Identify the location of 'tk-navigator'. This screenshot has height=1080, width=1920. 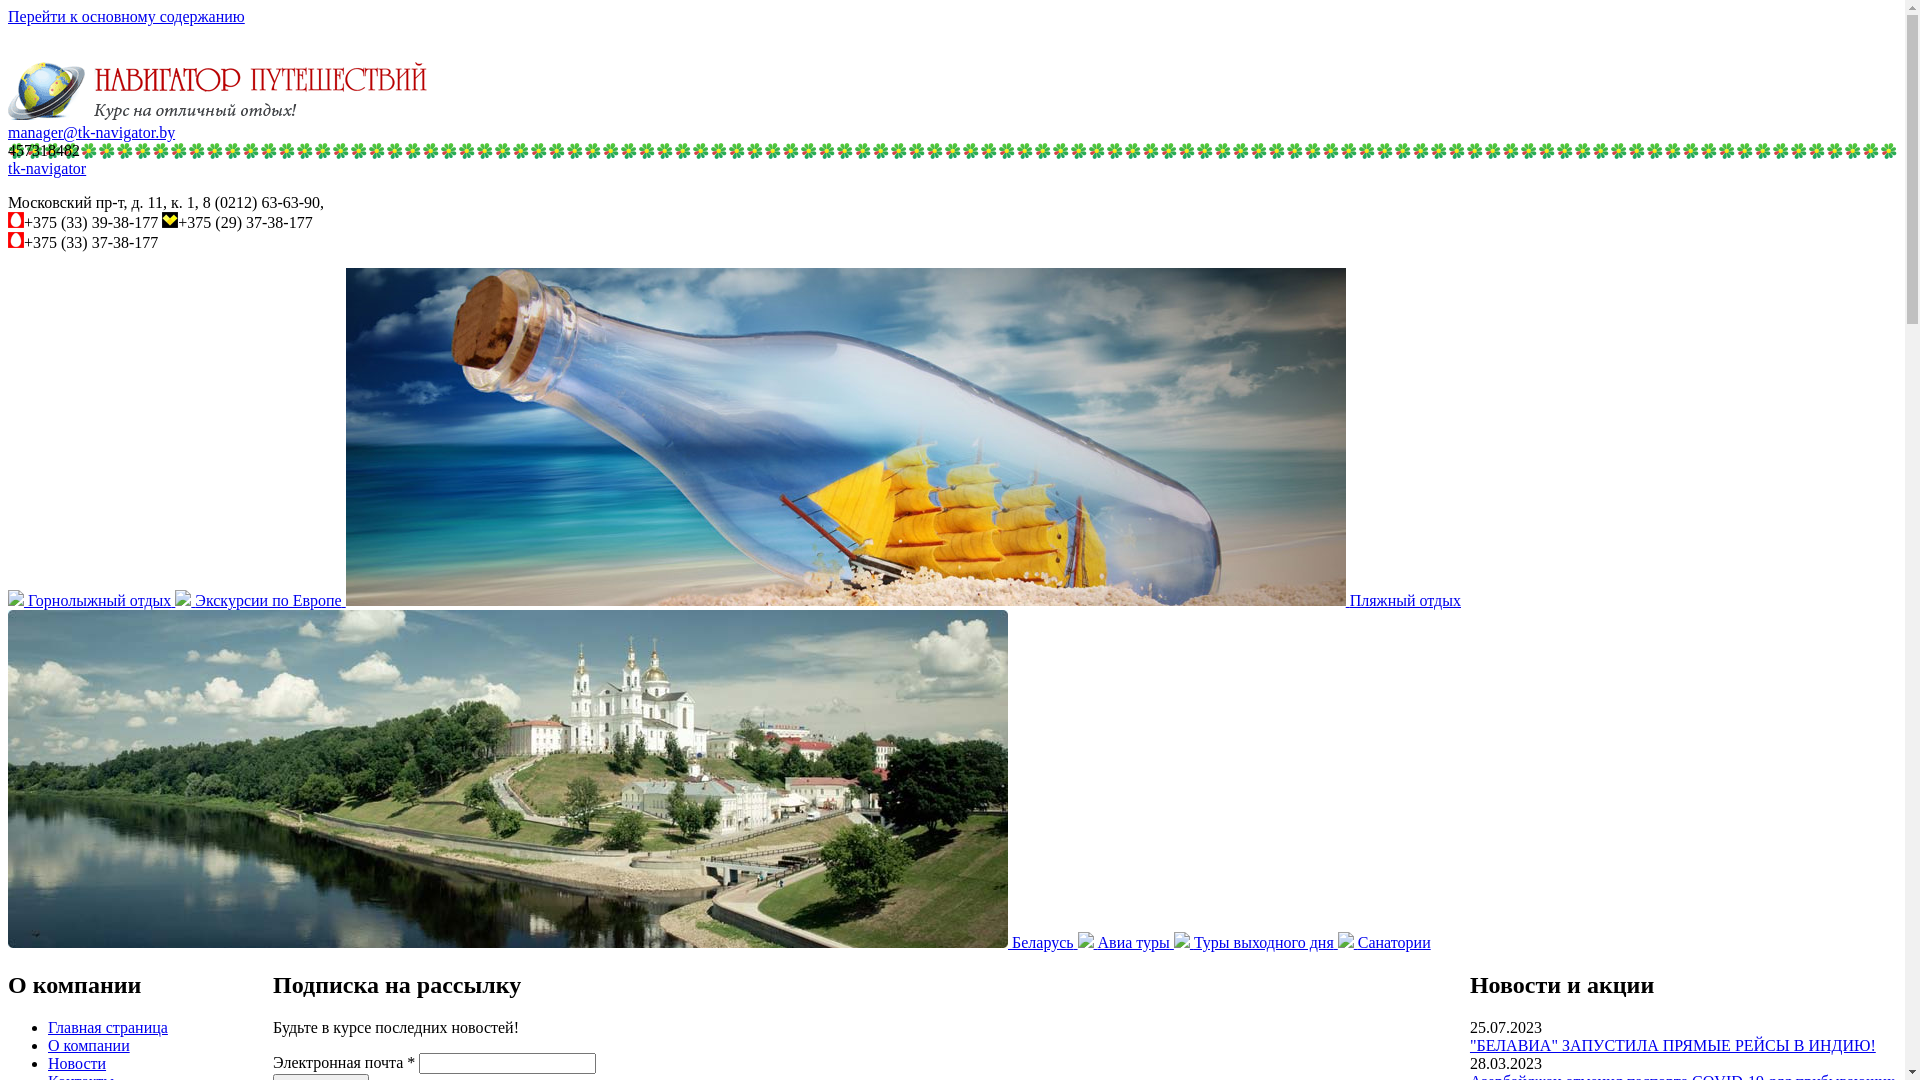
(8, 167).